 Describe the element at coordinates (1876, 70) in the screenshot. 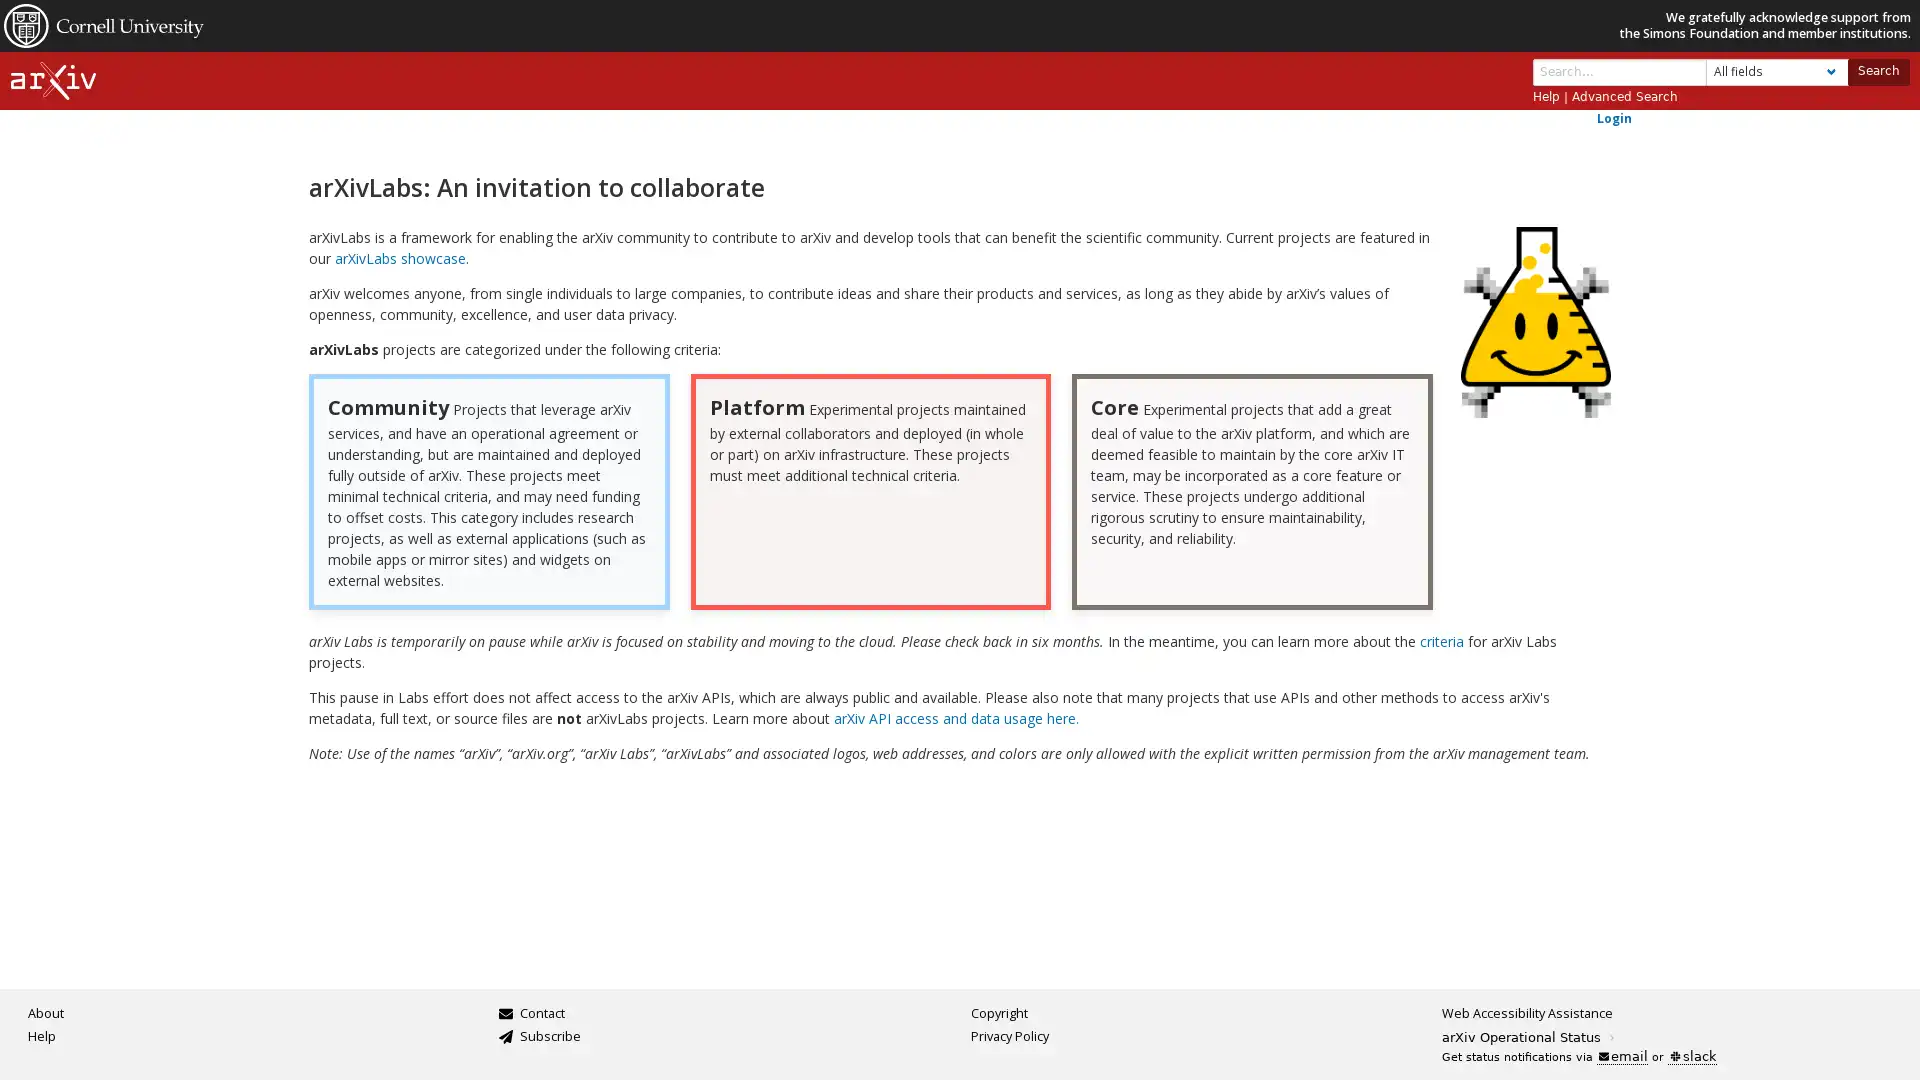

I see `Search` at that location.